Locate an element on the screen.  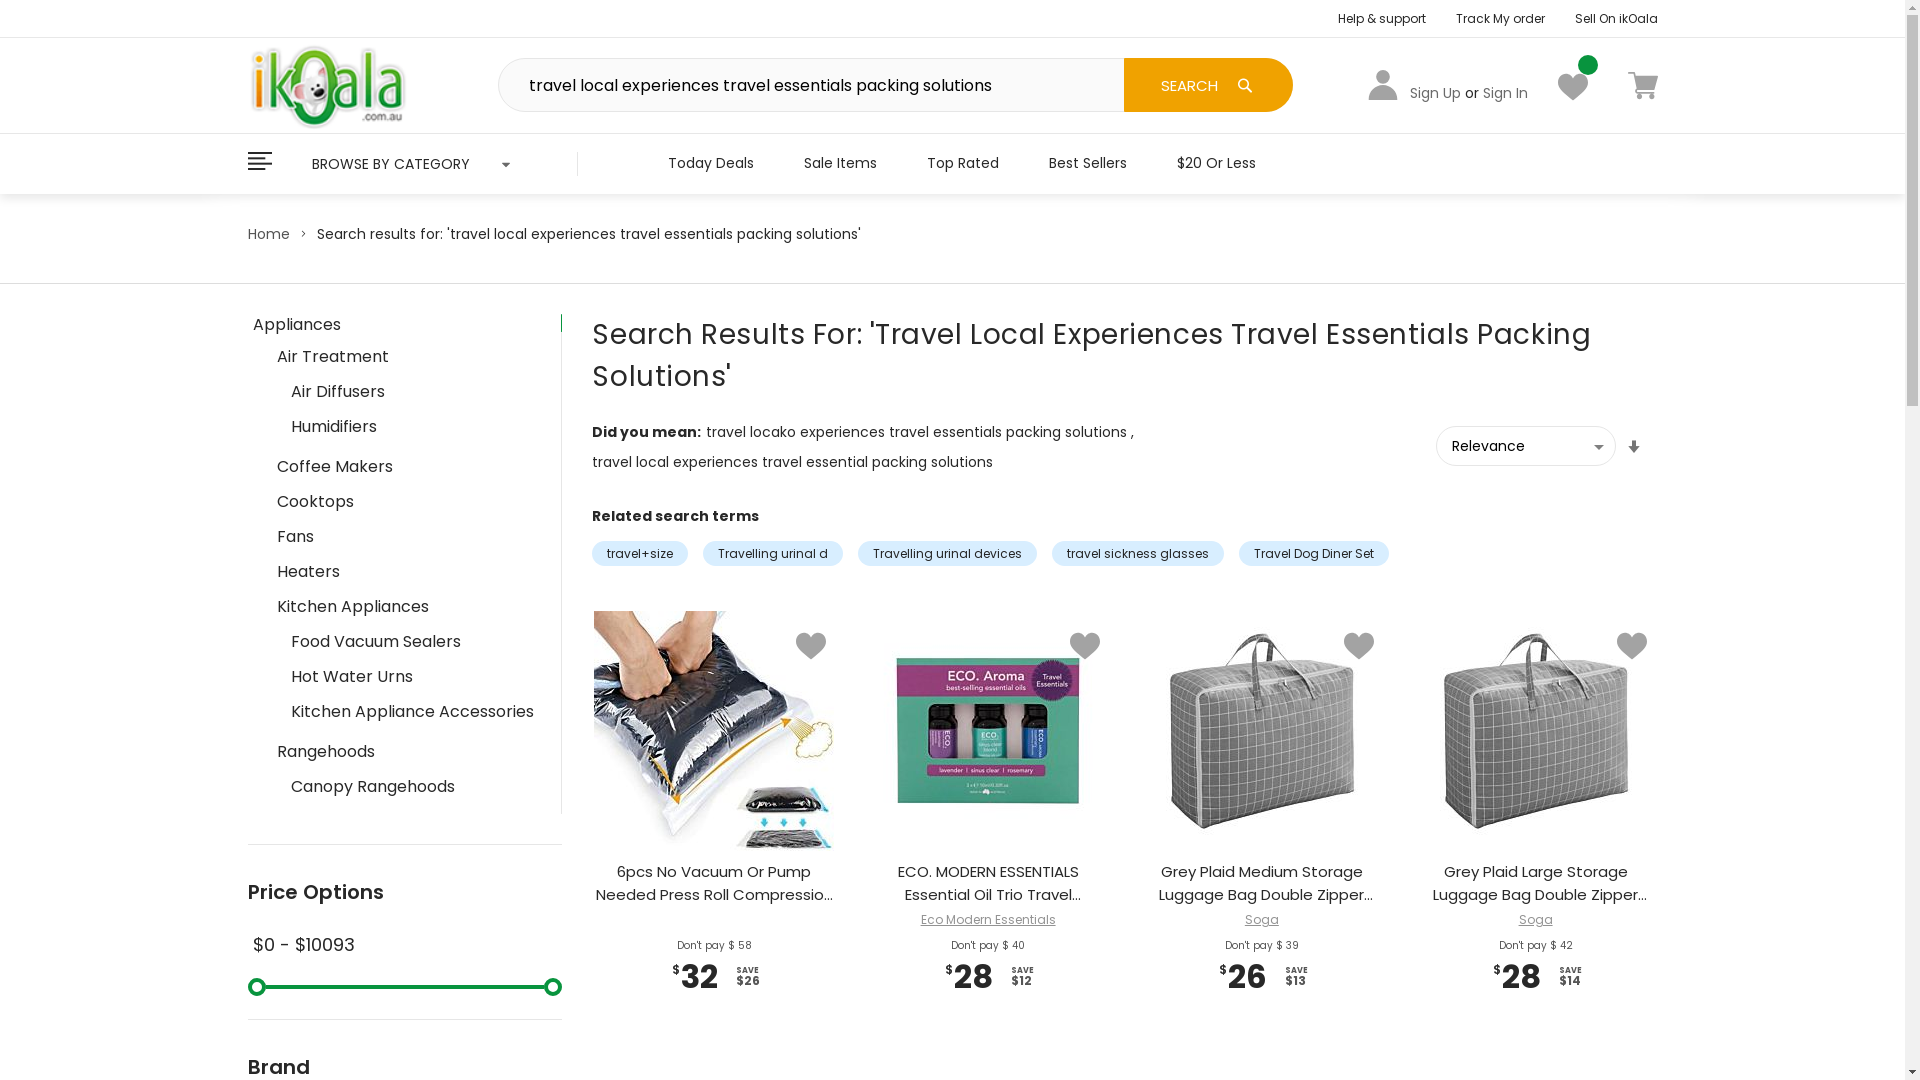
'Set Ascending Direction' is located at coordinates (1633, 446).